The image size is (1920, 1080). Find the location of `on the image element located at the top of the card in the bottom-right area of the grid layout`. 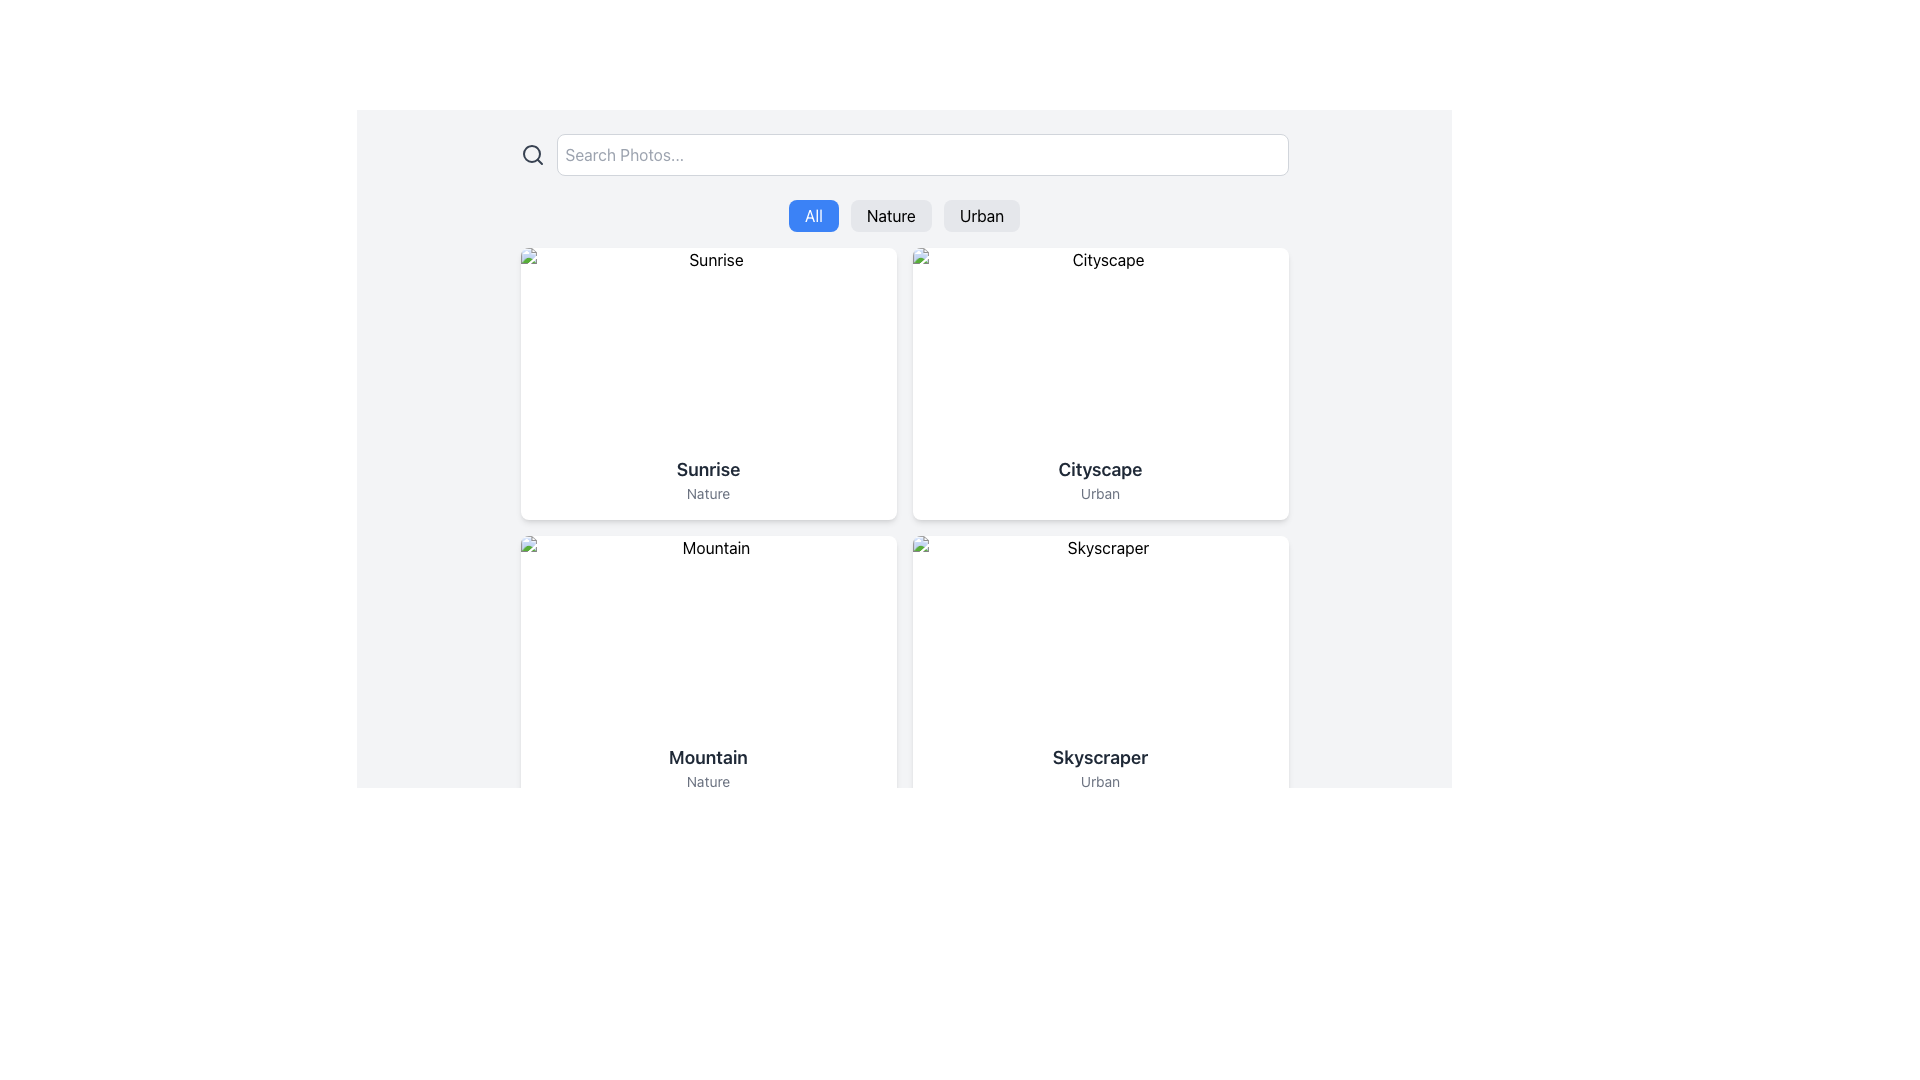

on the image element located at the top of the card in the bottom-right area of the grid layout is located at coordinates (1099, 632).